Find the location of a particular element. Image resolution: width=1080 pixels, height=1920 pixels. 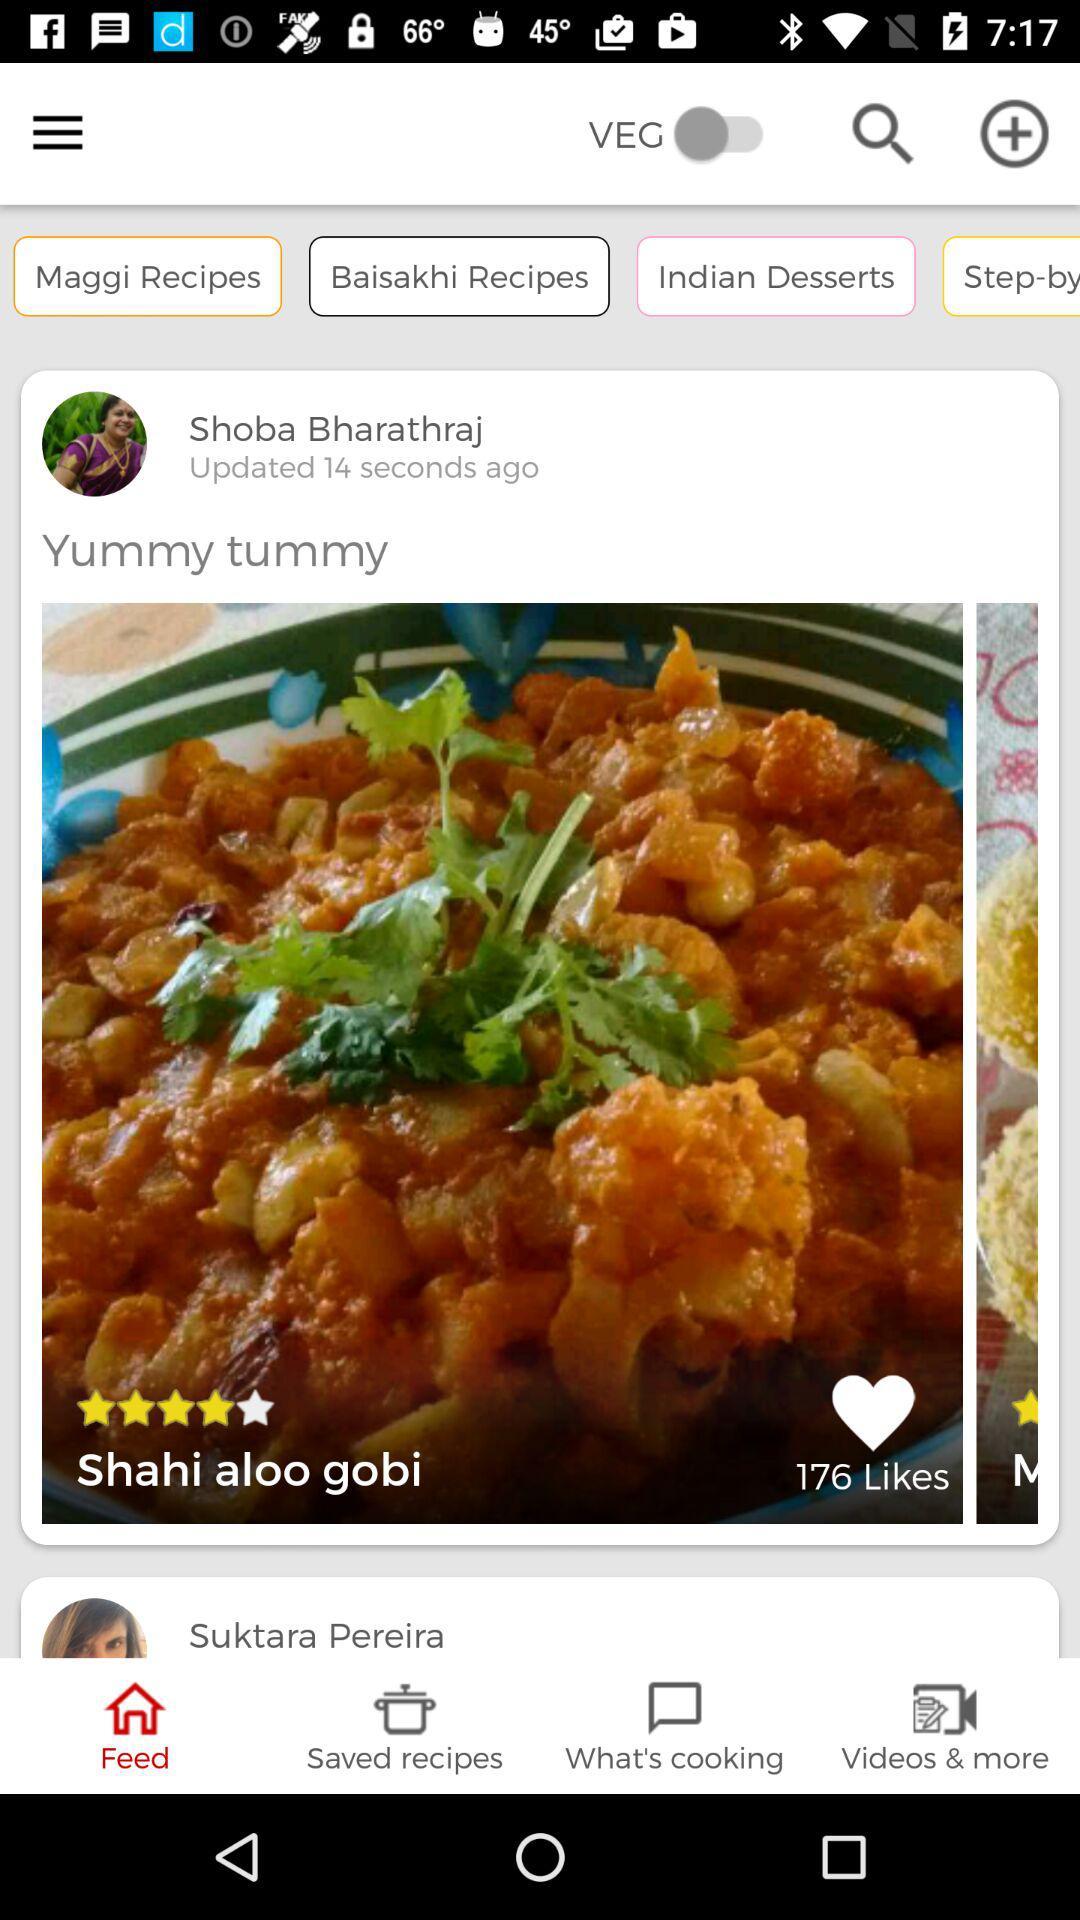

the icon below indian desserts is located at coordinates (871, 1433).